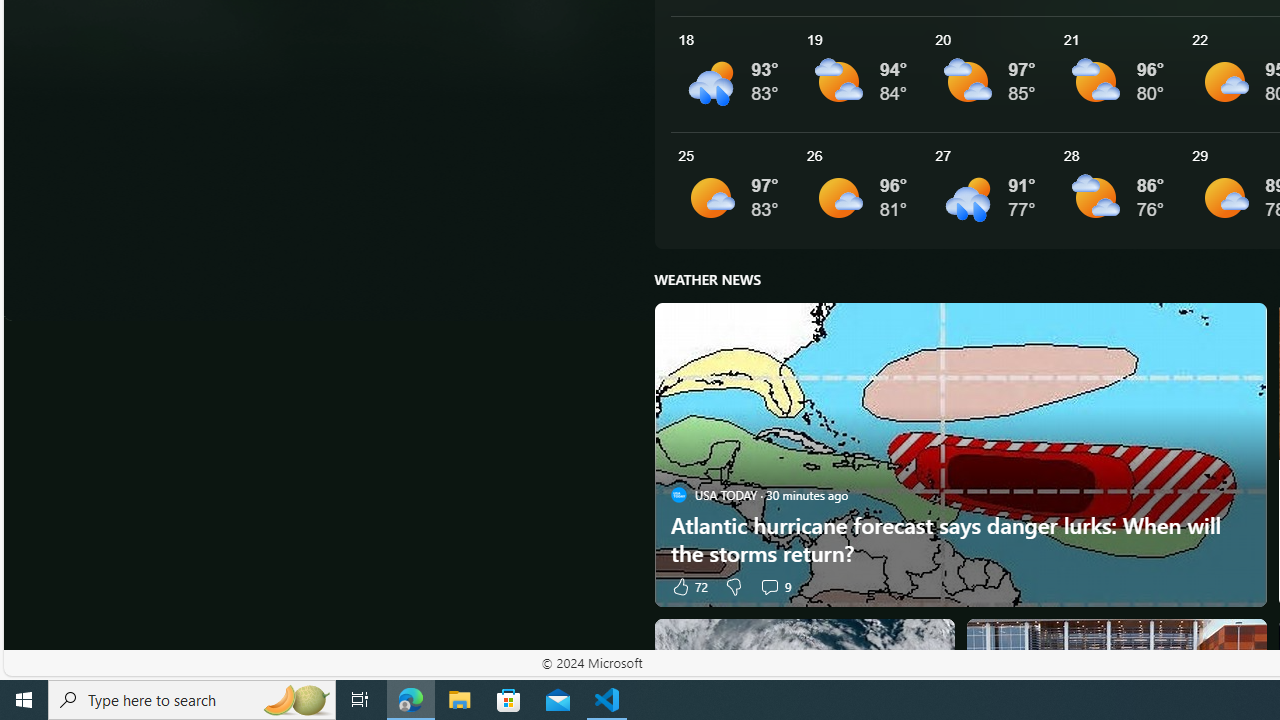 Image resolution: width=1280 pixels, height=720 pixels. What do you see at coordinates (678, 495) in the screenshot?
I see `'USA TODAY'` at bounding box center [678, 495].